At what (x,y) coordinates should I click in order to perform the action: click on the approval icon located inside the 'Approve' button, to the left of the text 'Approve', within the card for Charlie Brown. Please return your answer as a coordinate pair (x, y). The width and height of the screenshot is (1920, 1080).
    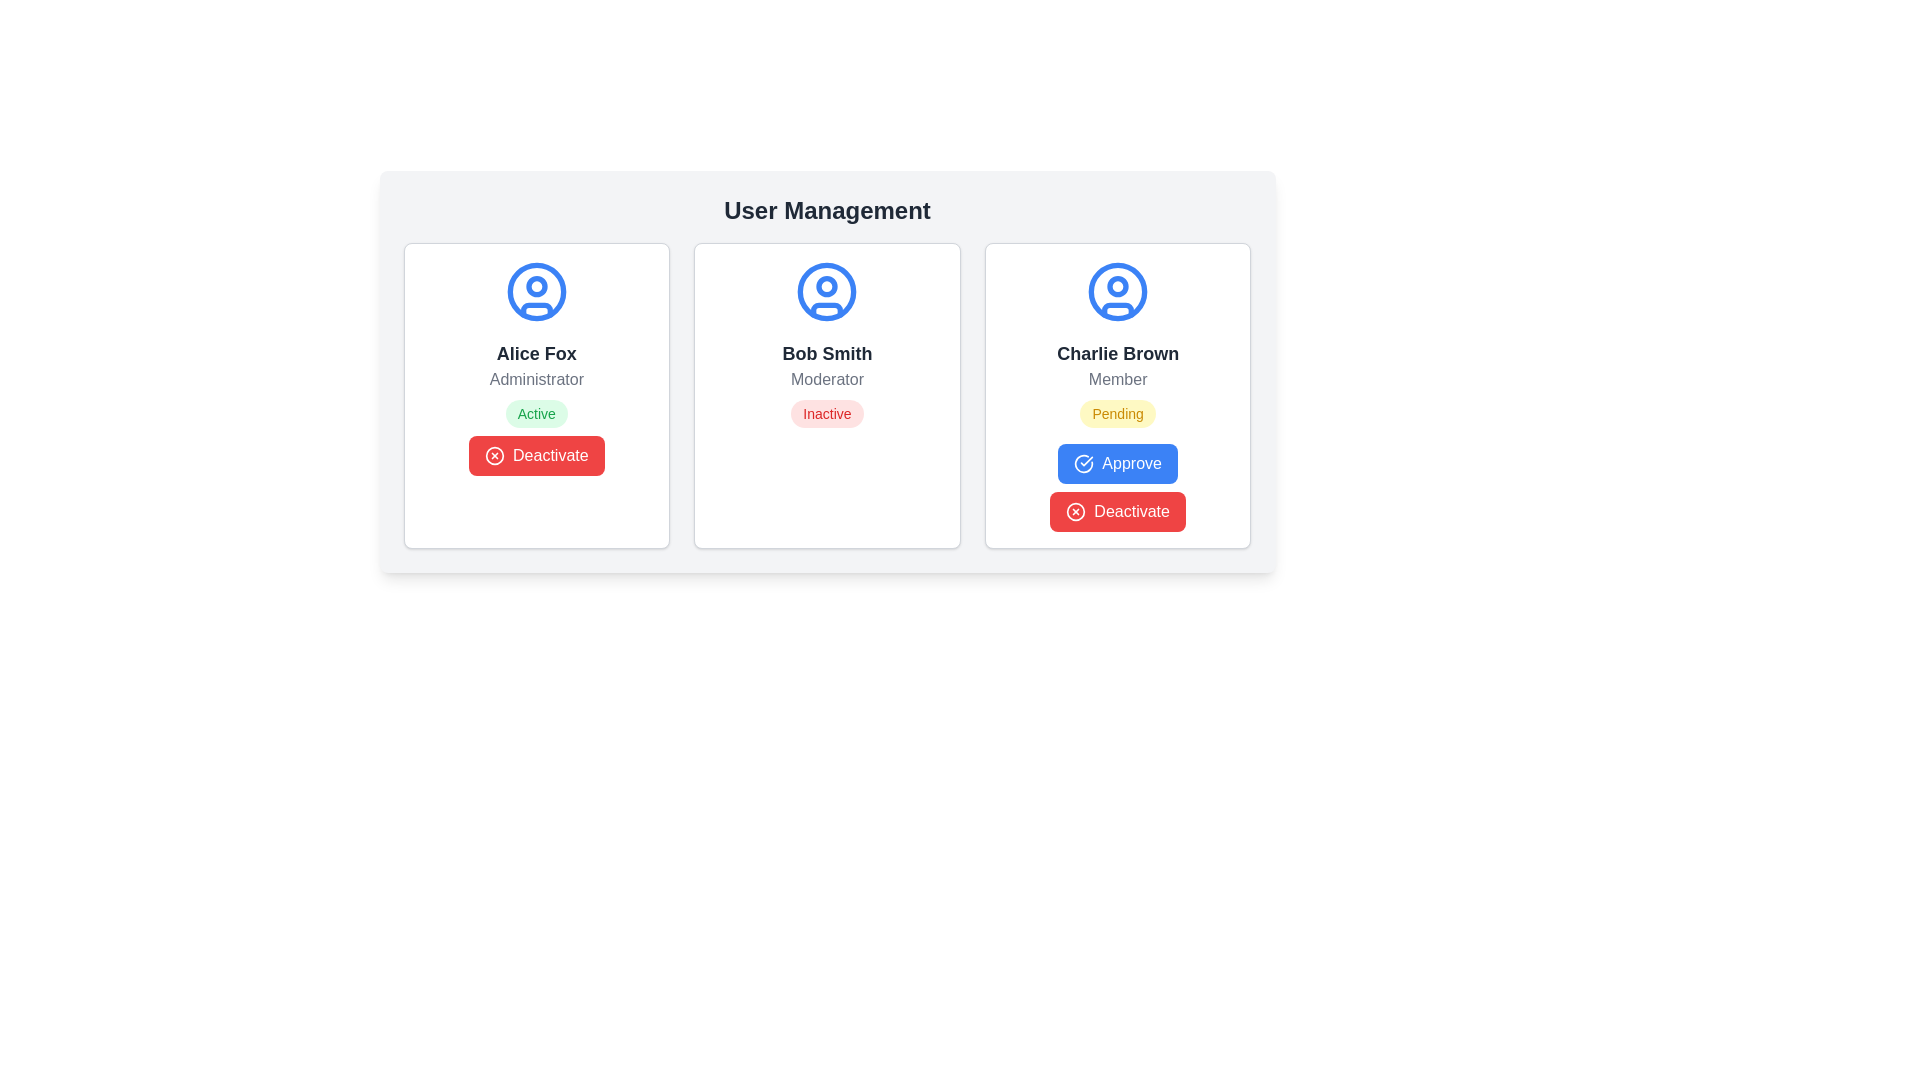
    Looking at the image, I should click on (1083, 463).